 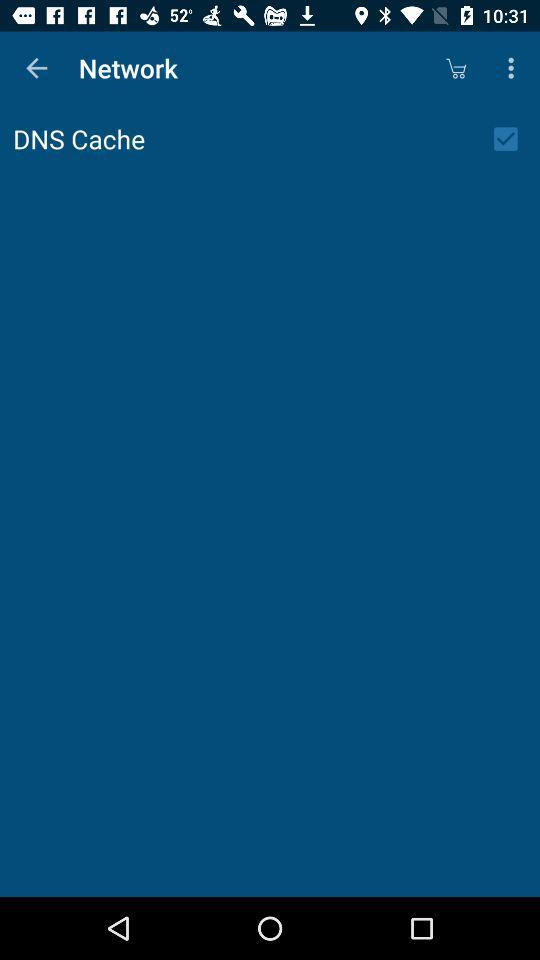 What do you see at coordinates (455, 68) in the screenshot?
I see `icon next to network icon` at bounding box center [455, 68].